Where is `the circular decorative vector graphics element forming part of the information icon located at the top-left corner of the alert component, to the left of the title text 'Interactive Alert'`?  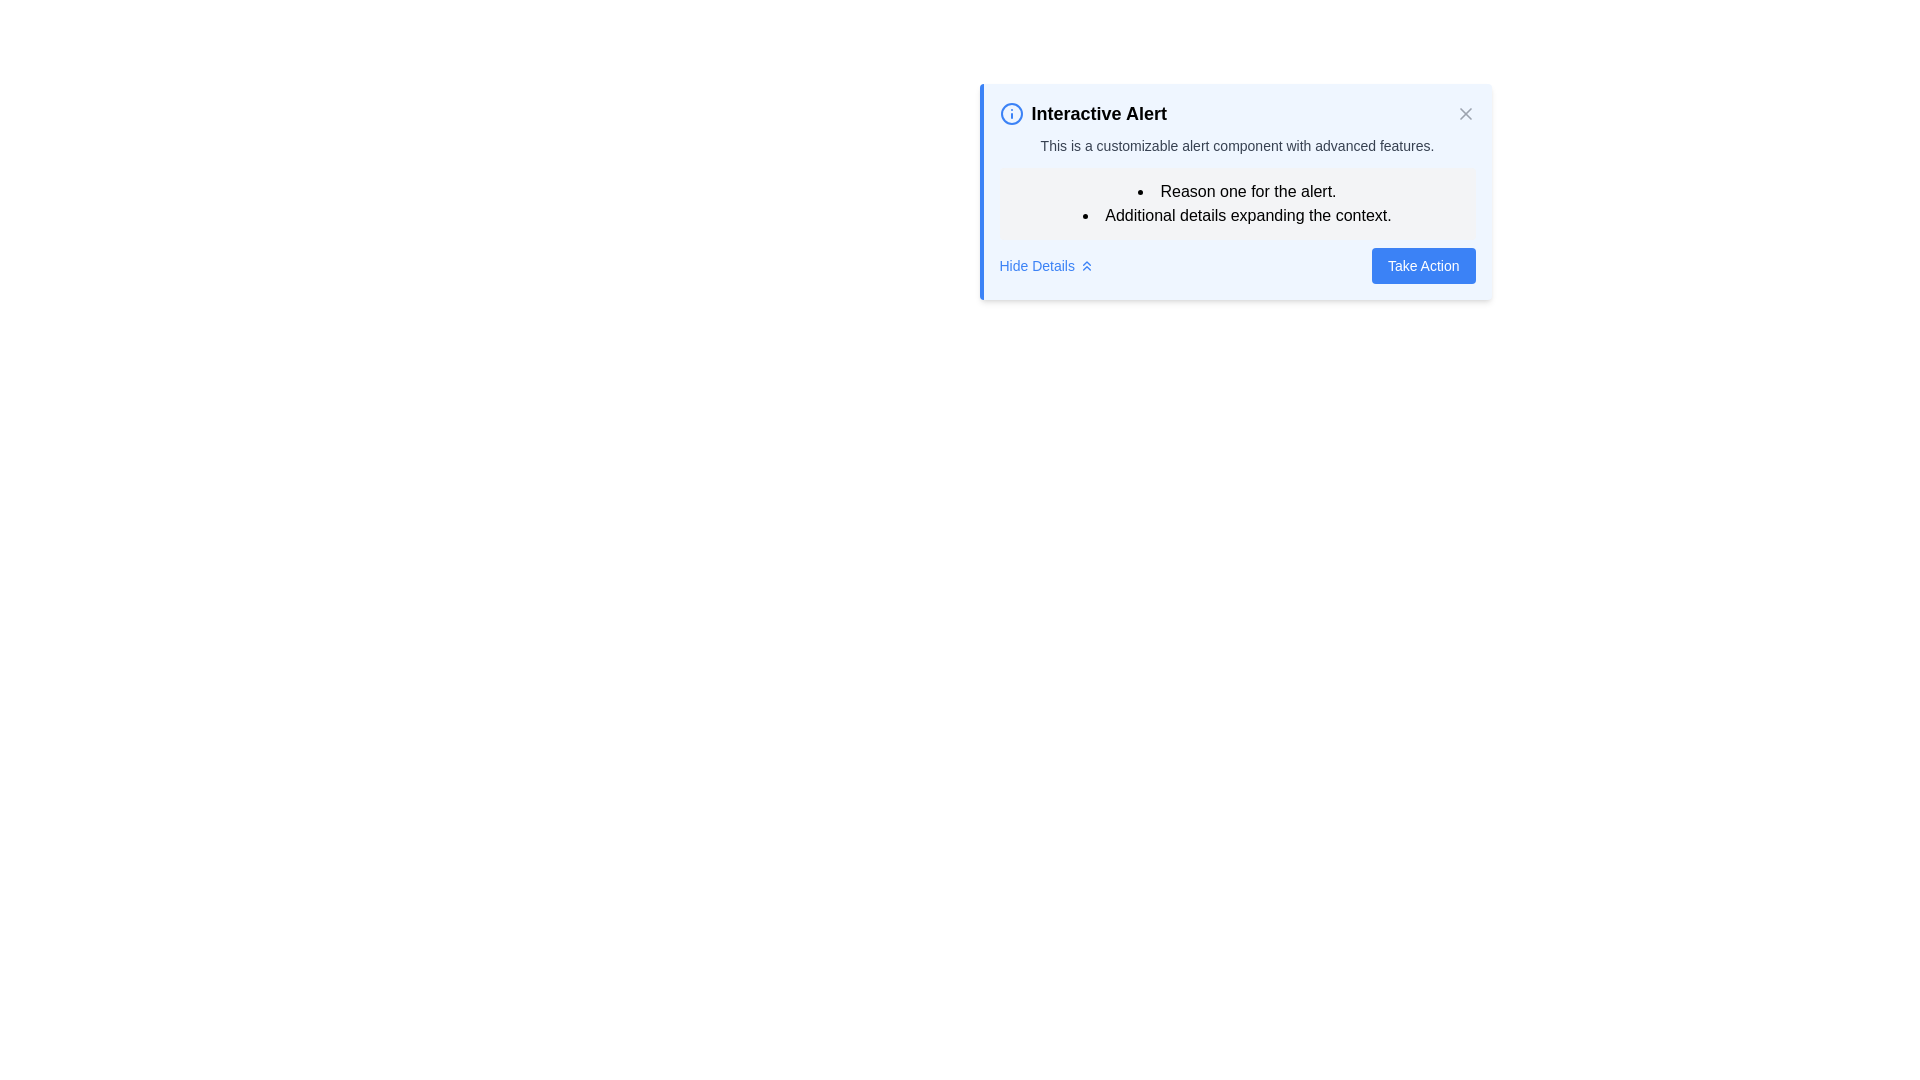 the circular decorative vector graphics element forming part of the information icon located at the top-left corner of the alert component, to the left of the title text 'Interactive Alert' is located at coordinates (1011, 114).